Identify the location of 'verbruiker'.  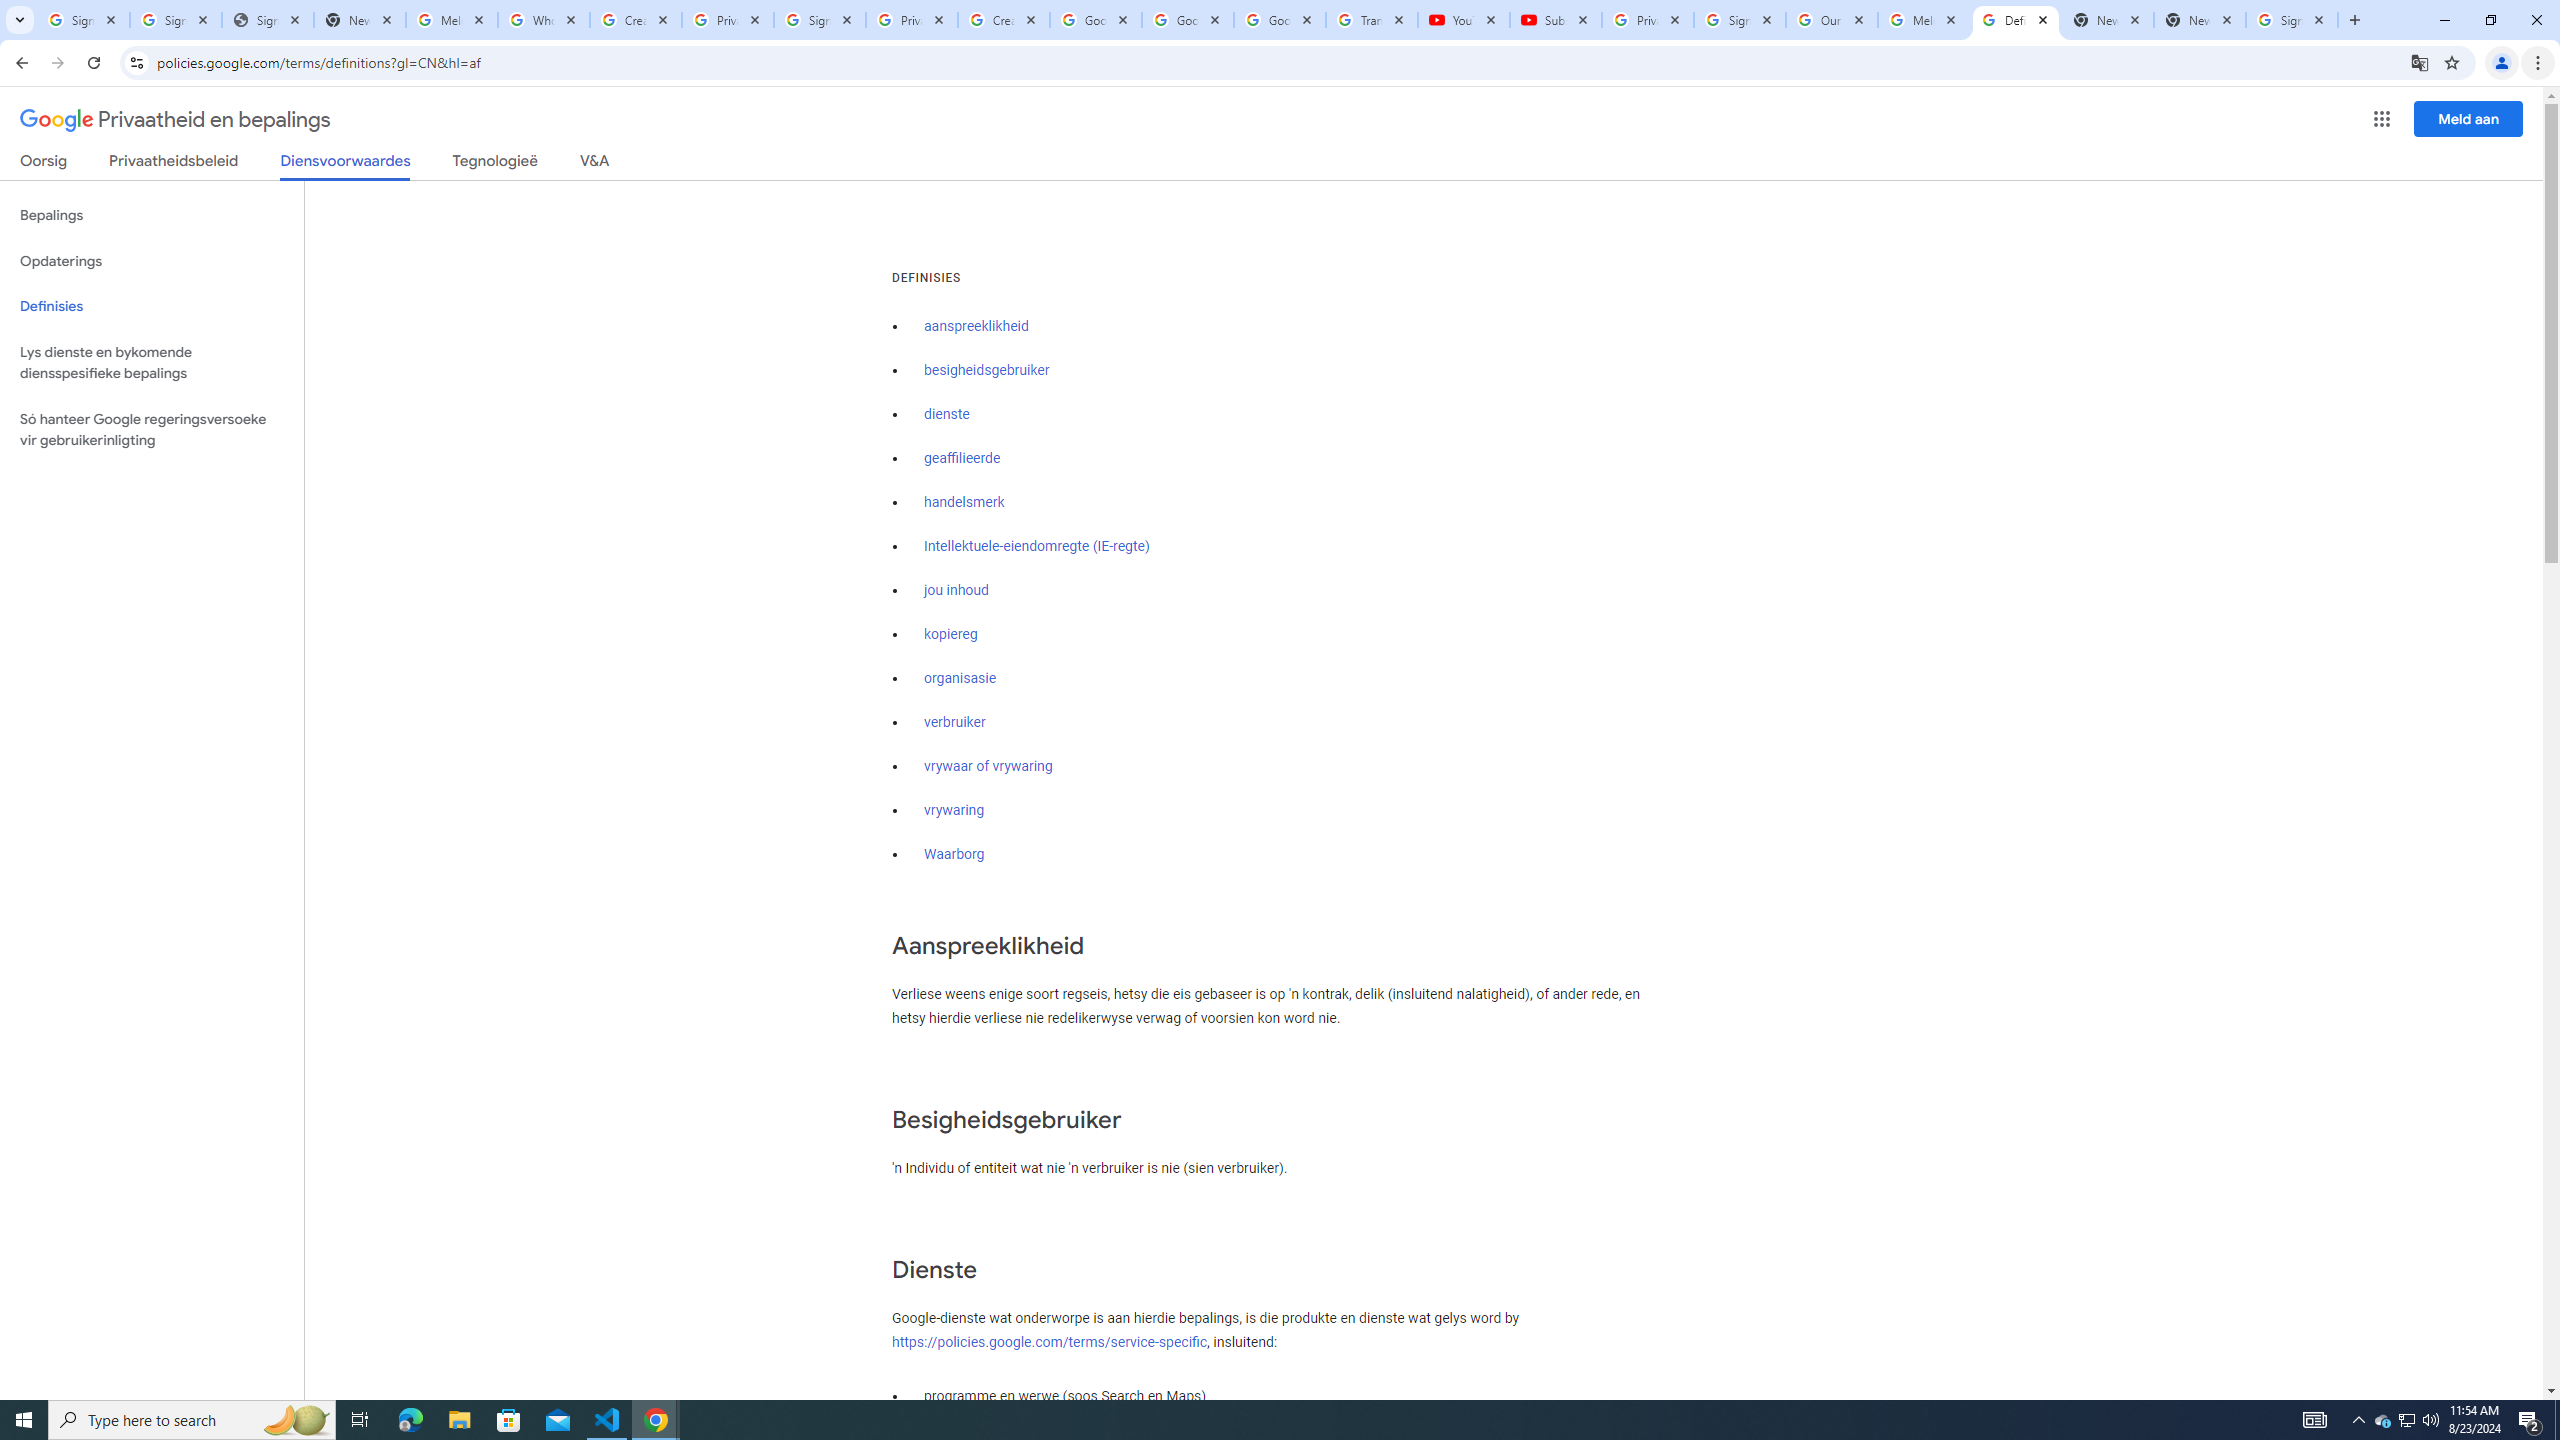
(953, 721).